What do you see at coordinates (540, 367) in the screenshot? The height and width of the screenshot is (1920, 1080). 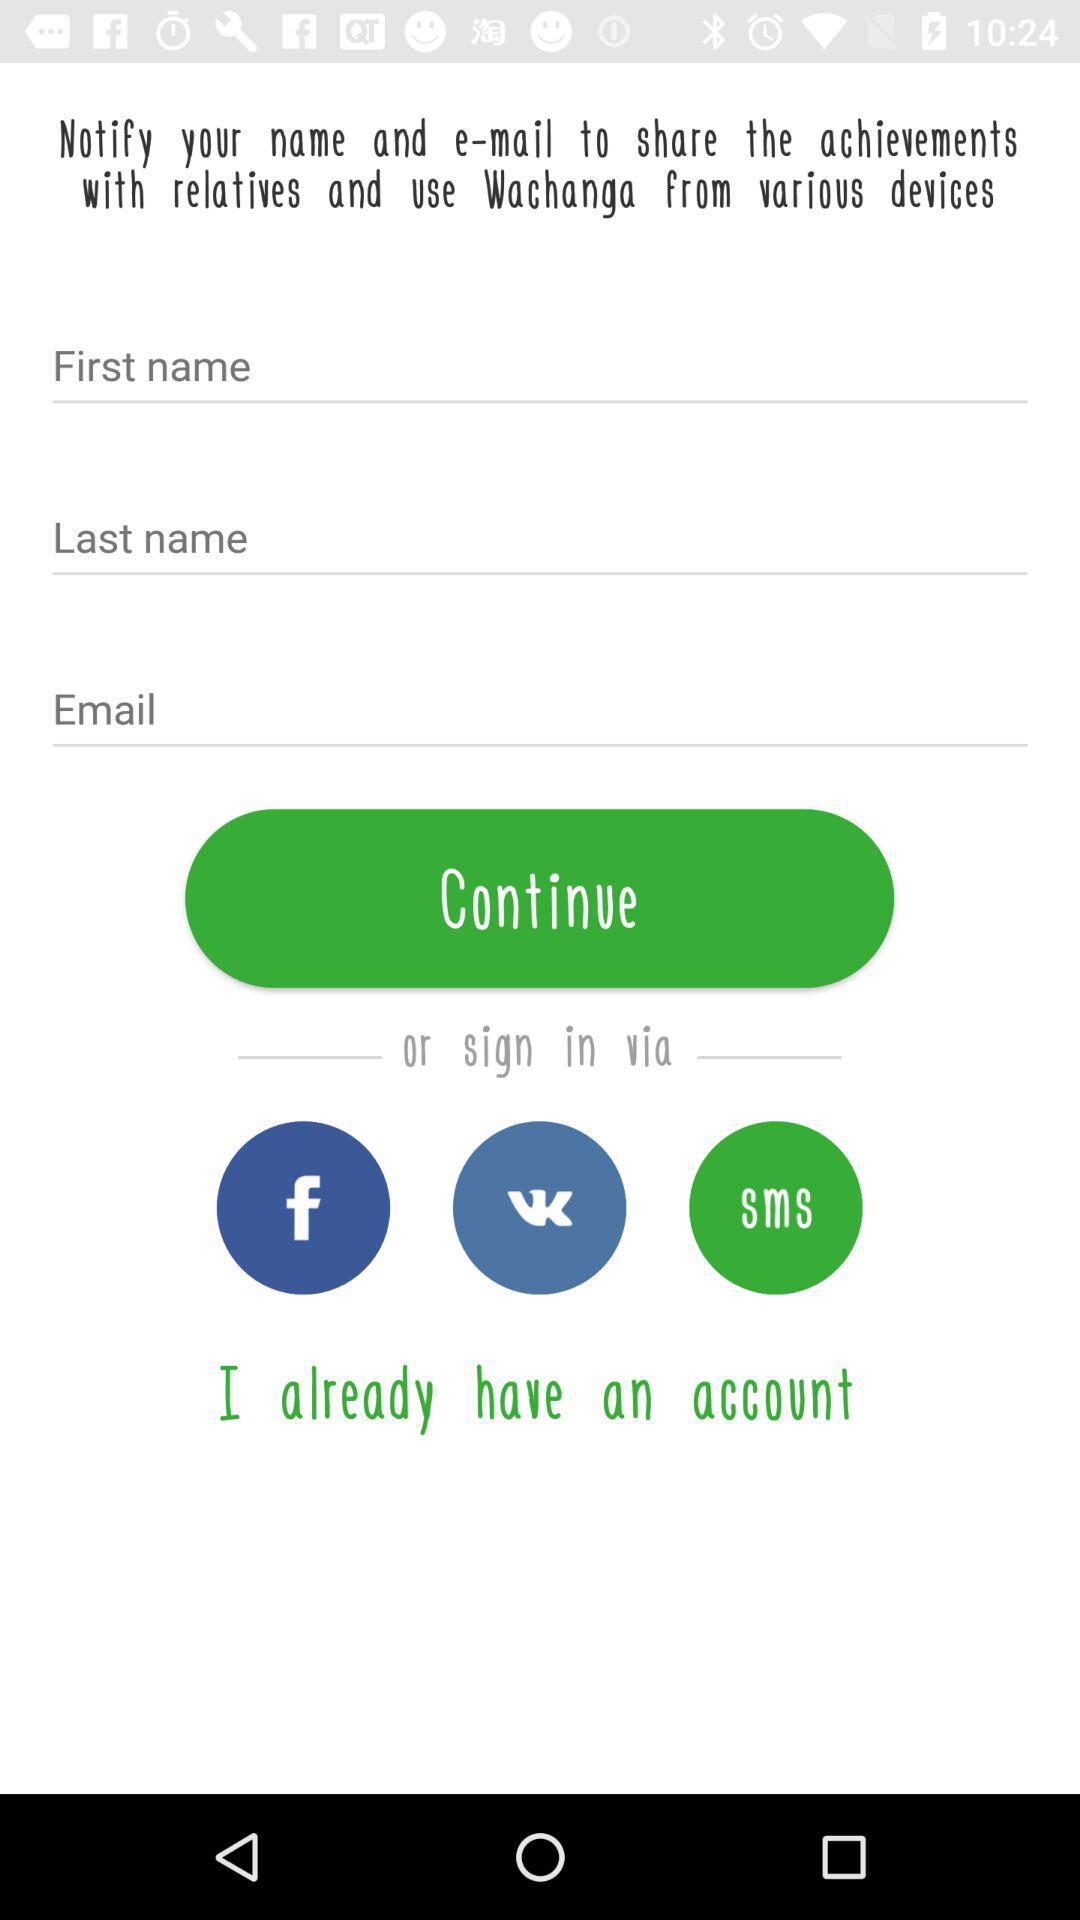 I see `the item below the notify your name icon` at bounding box center [540, 367].